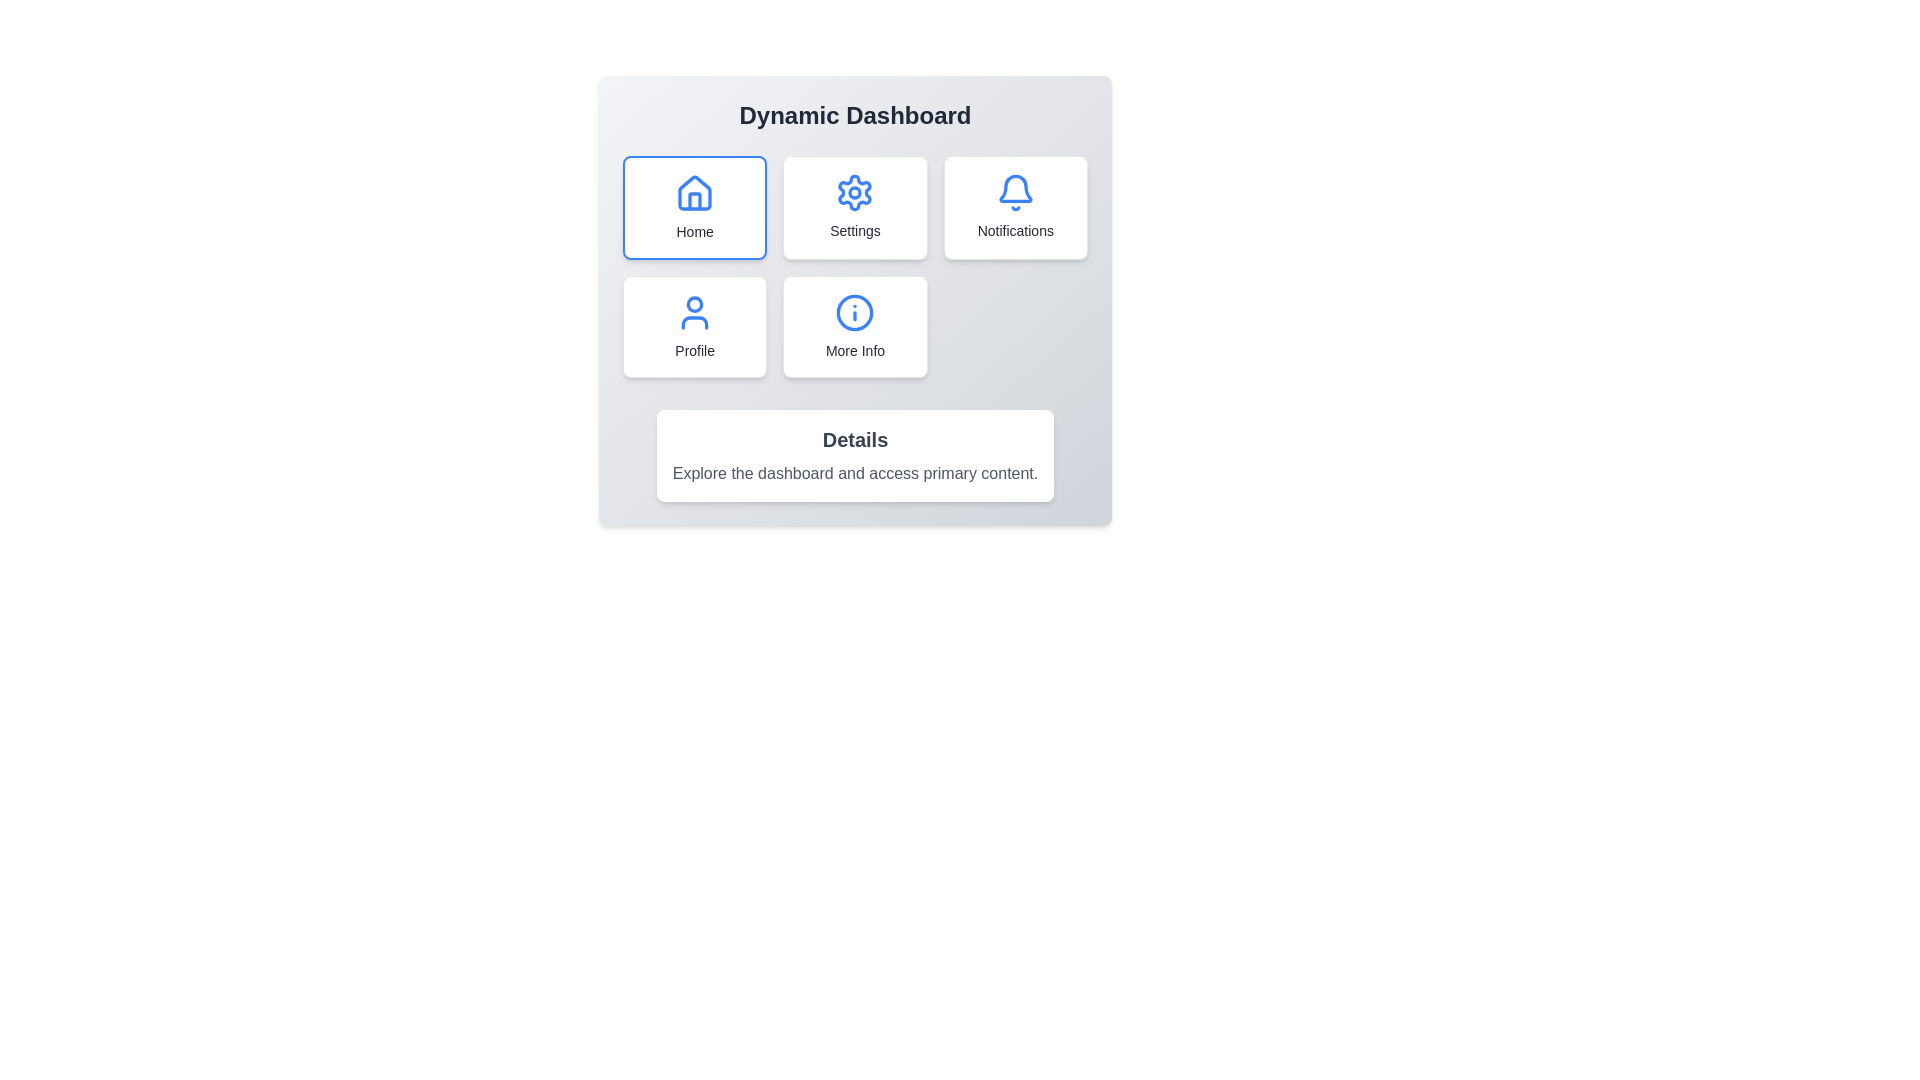 The width and height of the screenshot is (1920, 1080). What do you see at coordinates (1015, 192) in the screenshot?
I see `the notifications icon located in the upper-right section of the main interface card, which symbolizes alerts or updates` at bounding box center [1015, 192].